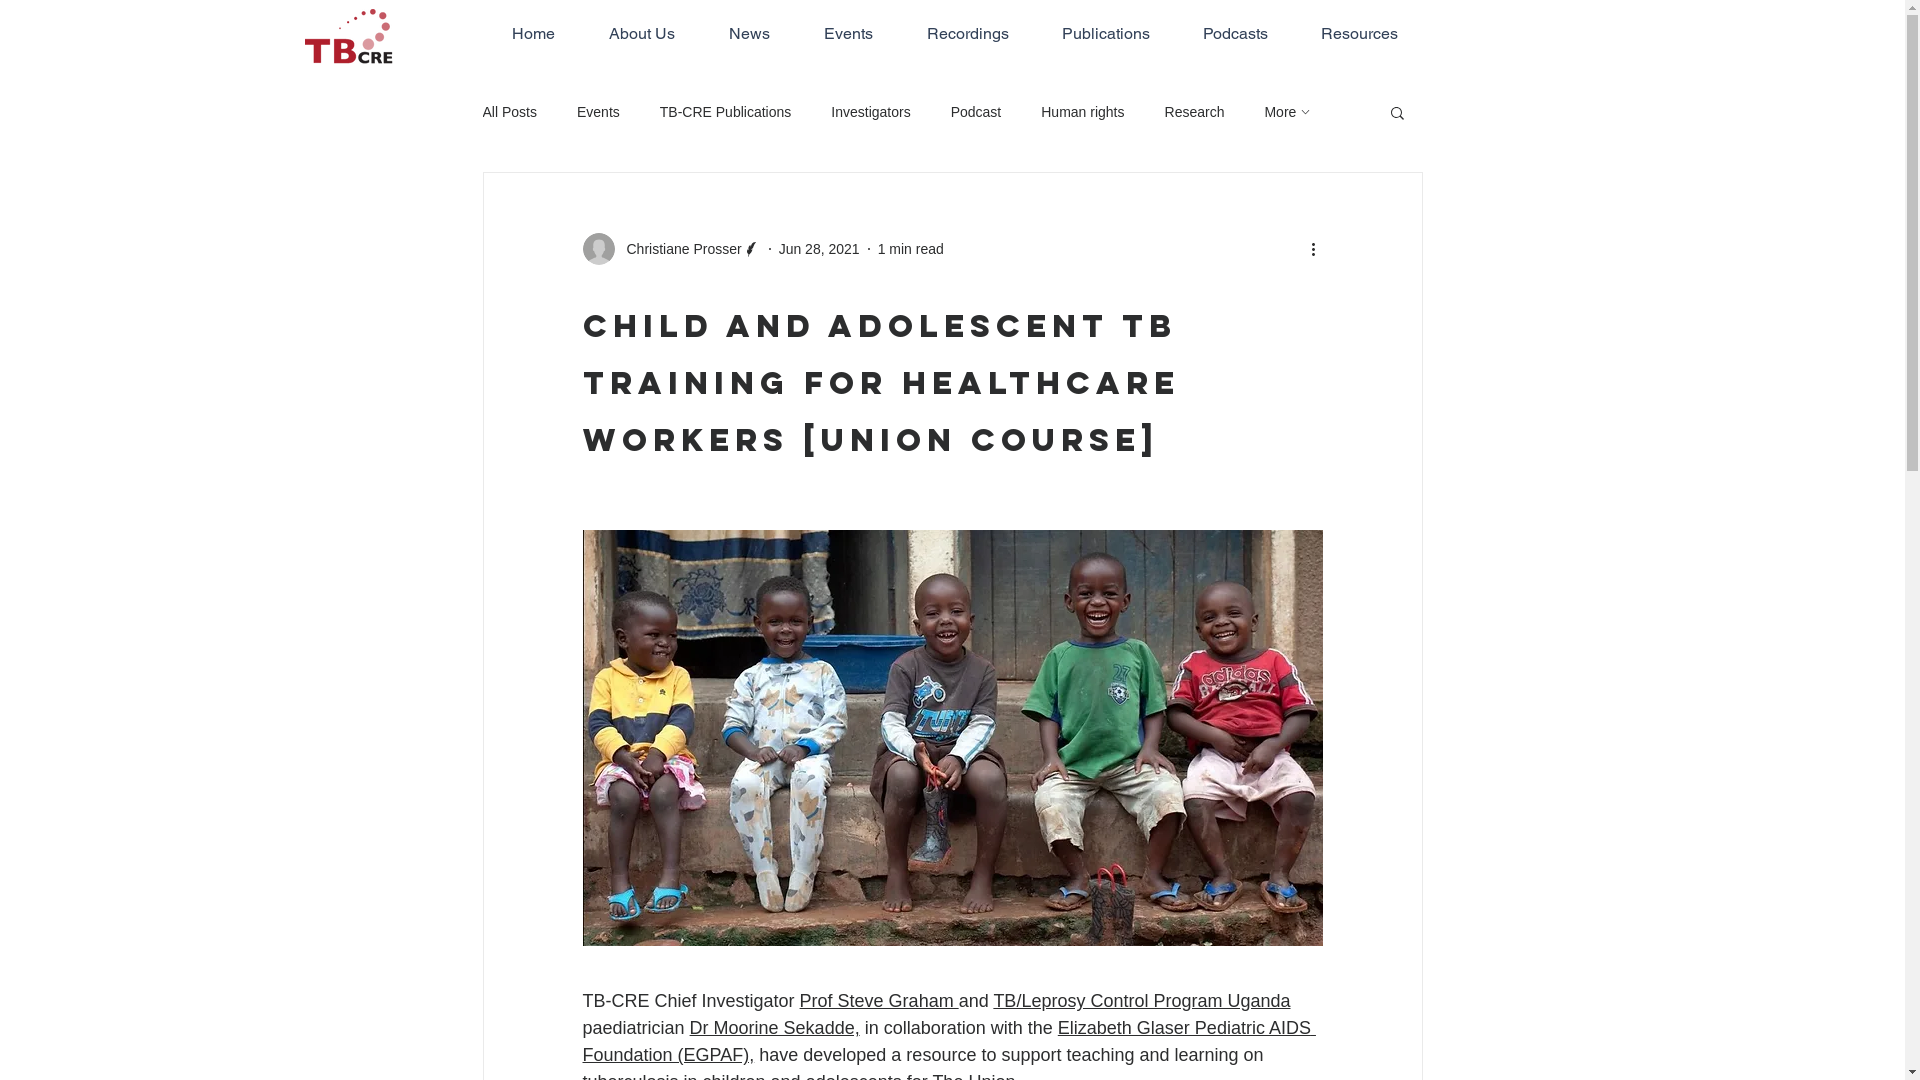  I want to click on 'Events', so click(575, 111).